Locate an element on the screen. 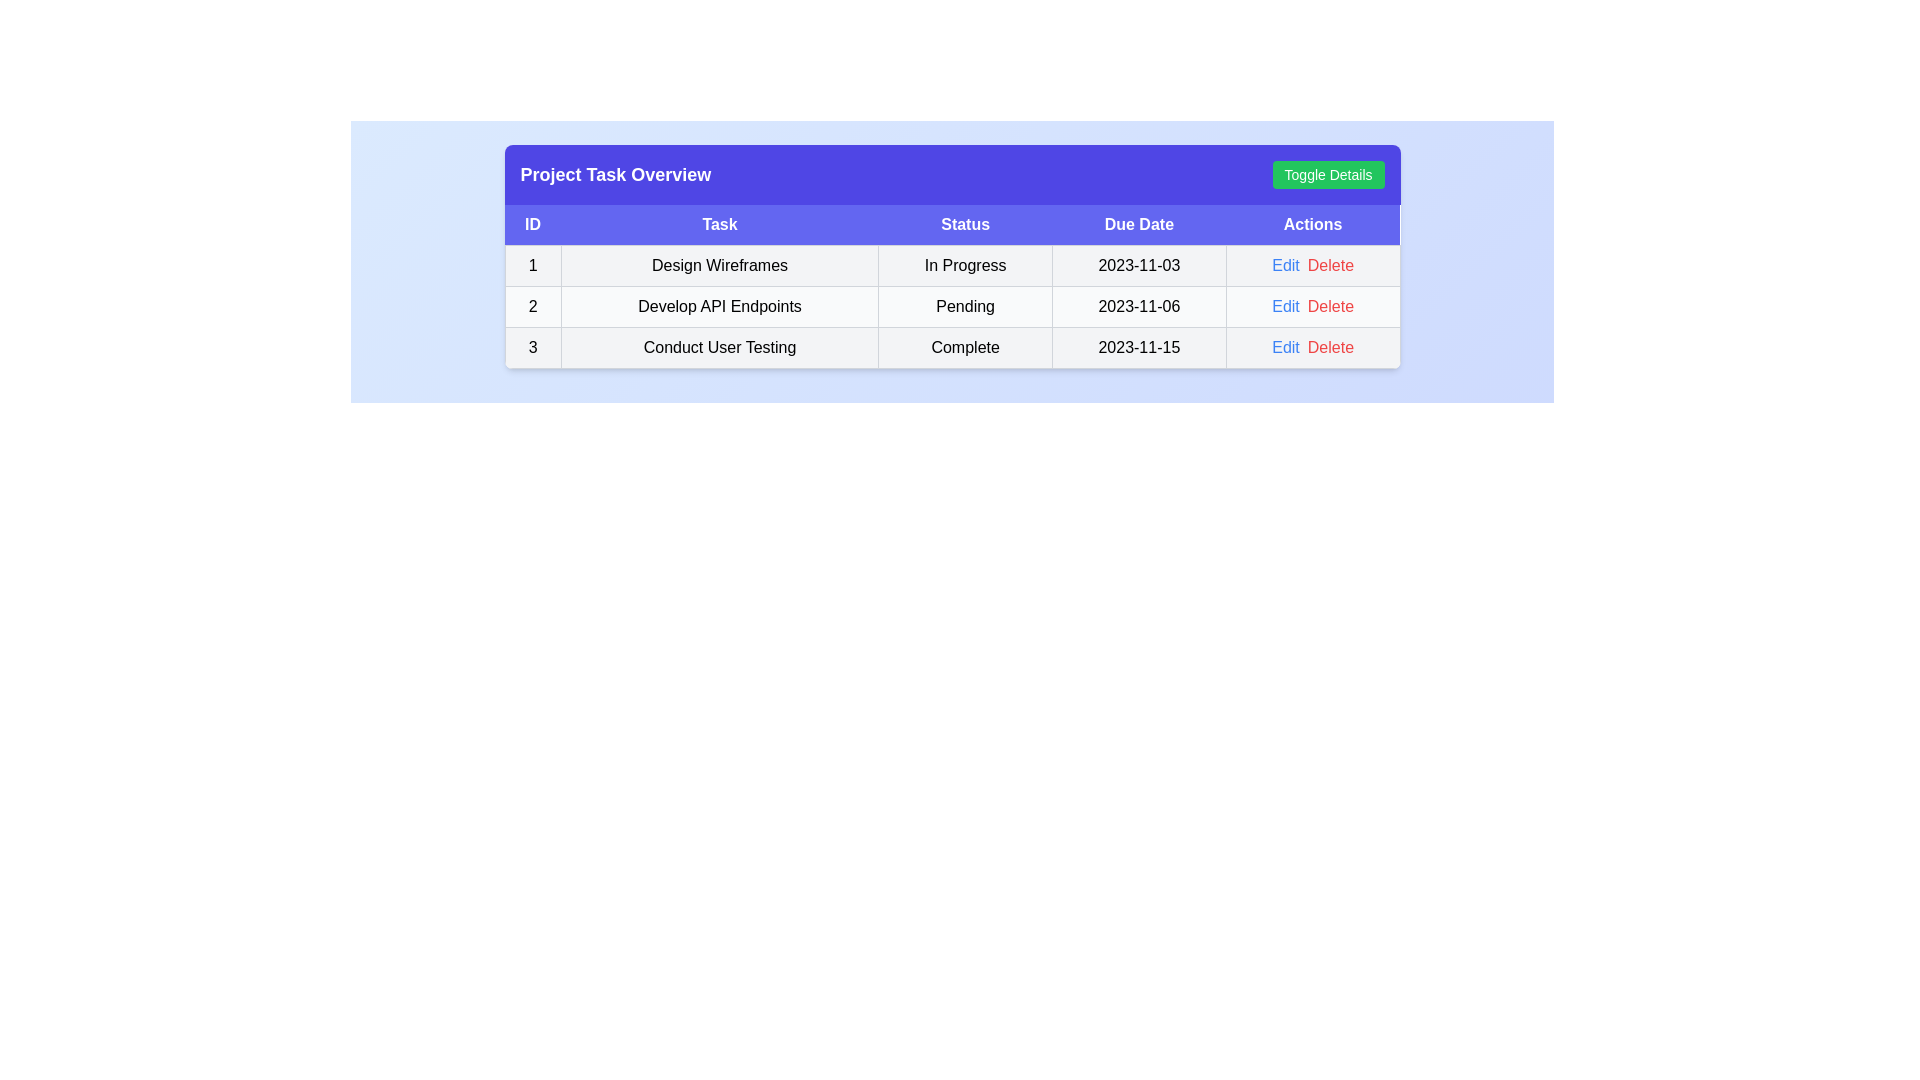 This screenshot has height=1080, width=1920. the table header labeled Status to sort the tasks is located at coordinates (965, 225).